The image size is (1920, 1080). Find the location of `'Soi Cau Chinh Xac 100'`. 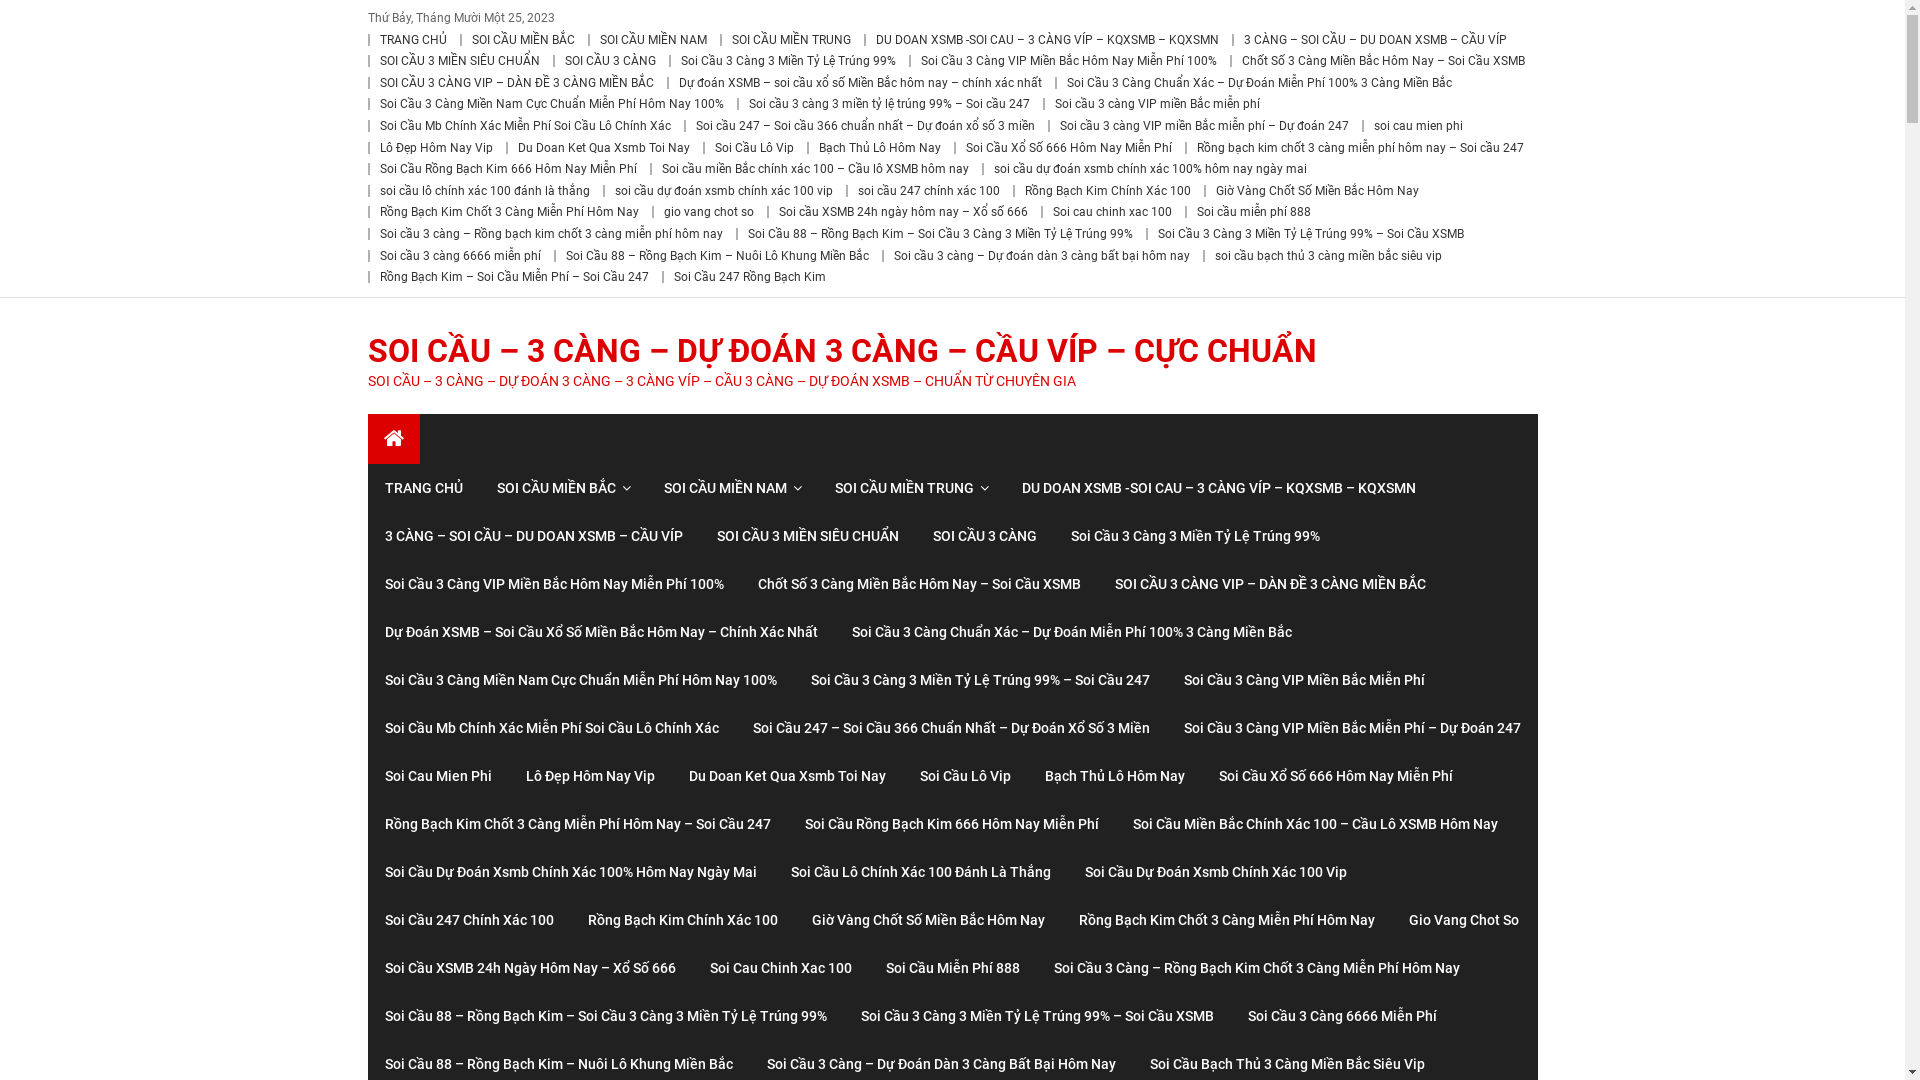

'Soi Cau Chinh Xac 100' is located at coordinates (778, 967).